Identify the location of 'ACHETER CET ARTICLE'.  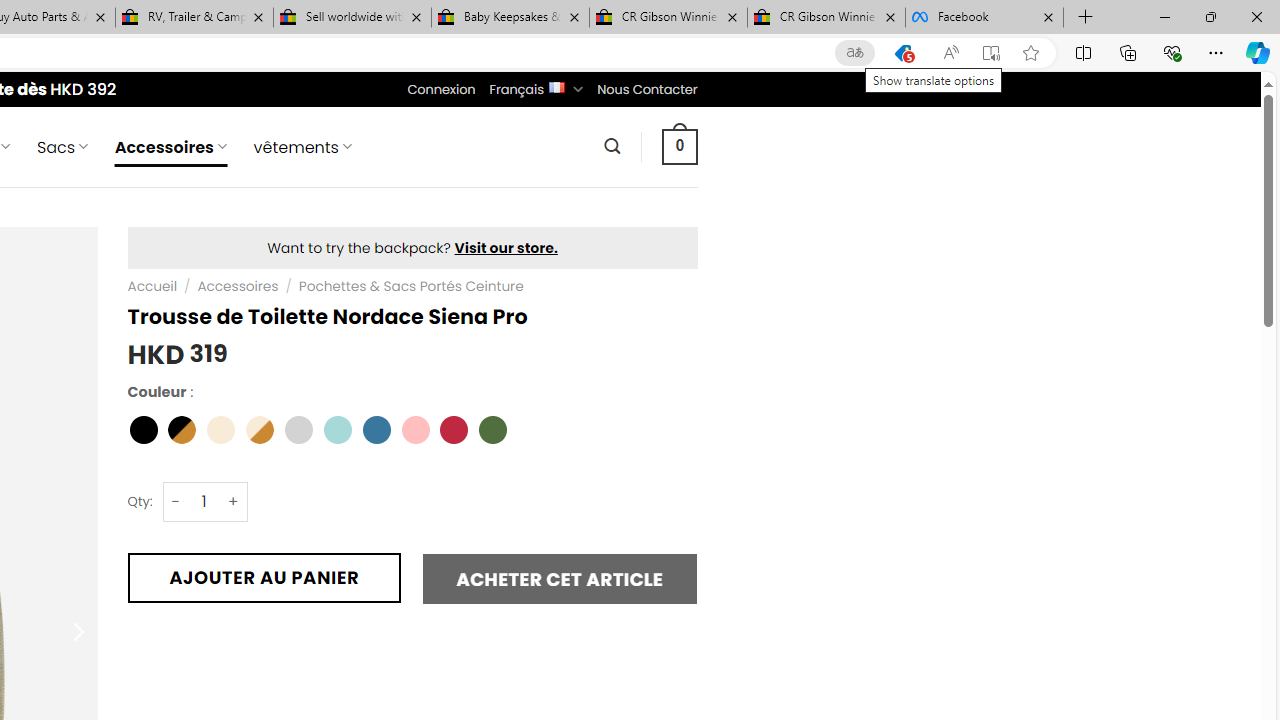
(560, 579).